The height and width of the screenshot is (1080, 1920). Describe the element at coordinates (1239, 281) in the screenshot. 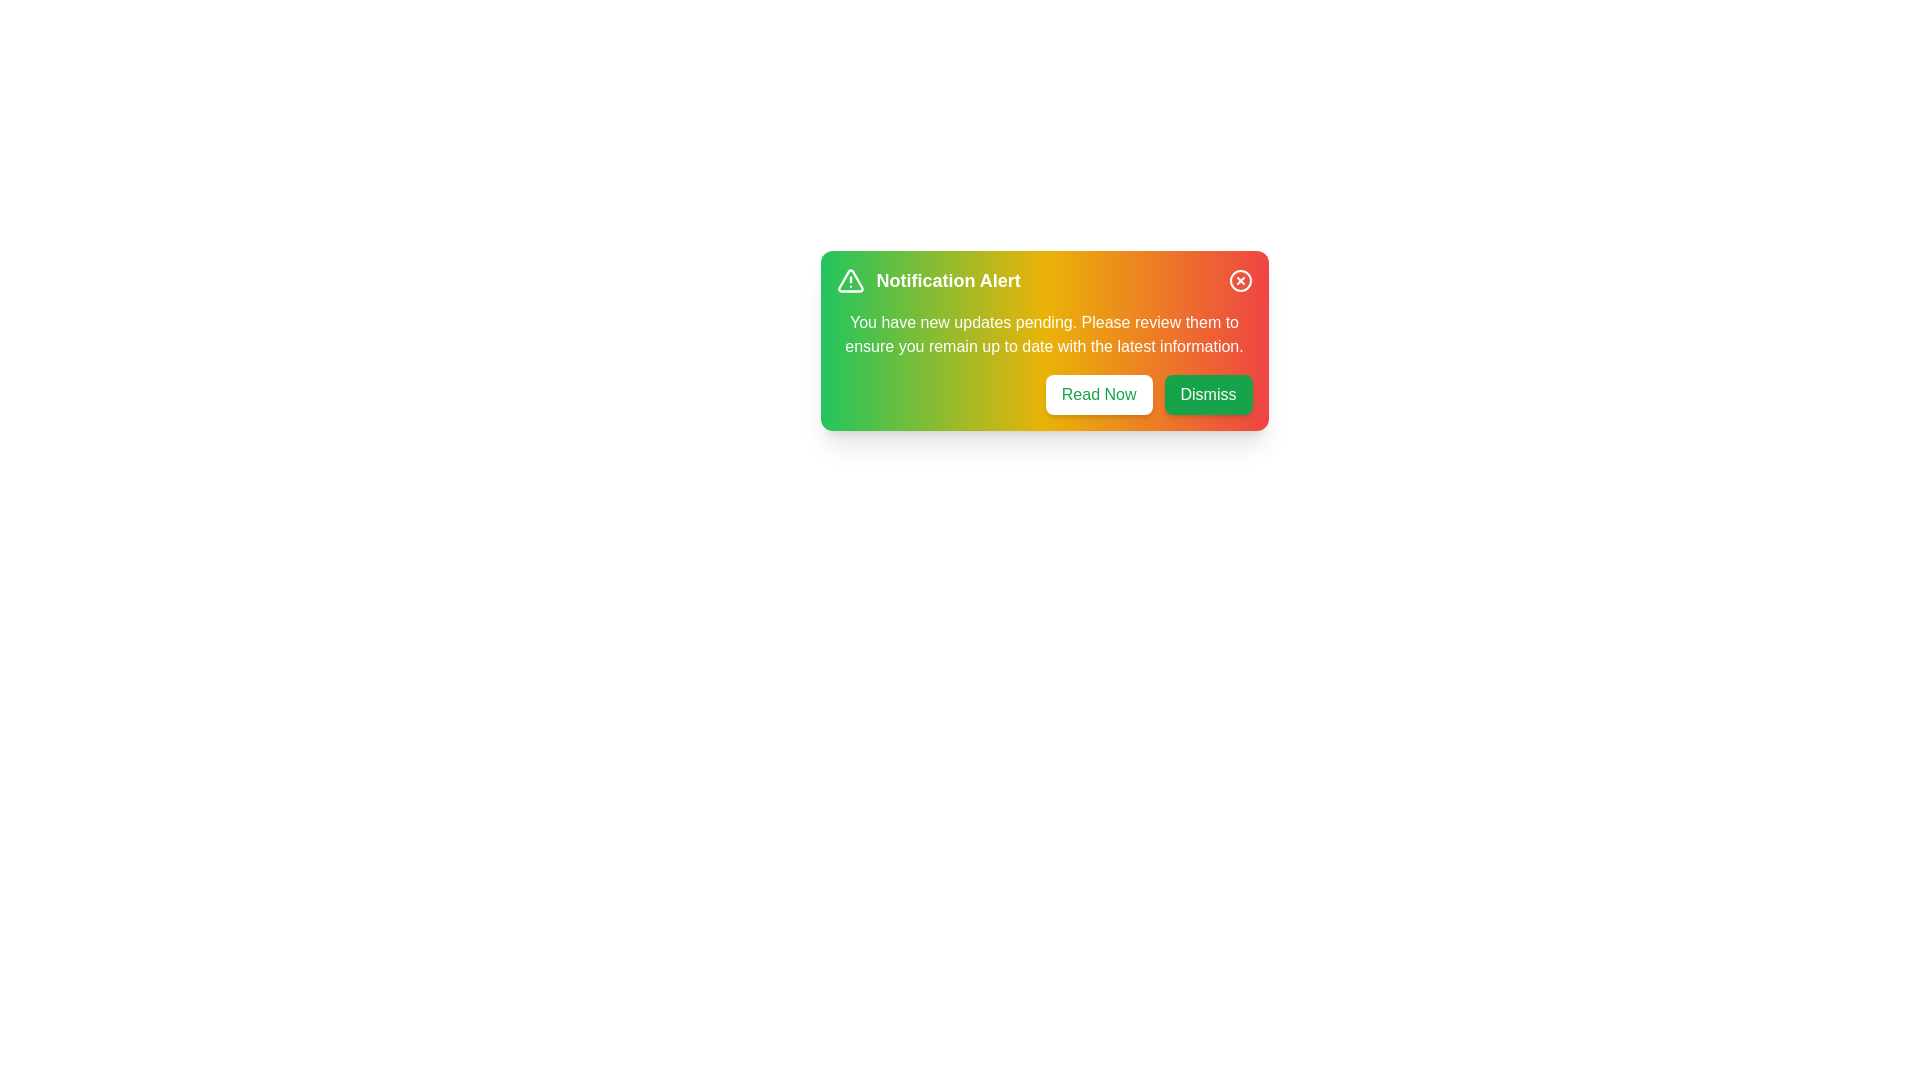

I see `the close button to close the notification panel` at that location.